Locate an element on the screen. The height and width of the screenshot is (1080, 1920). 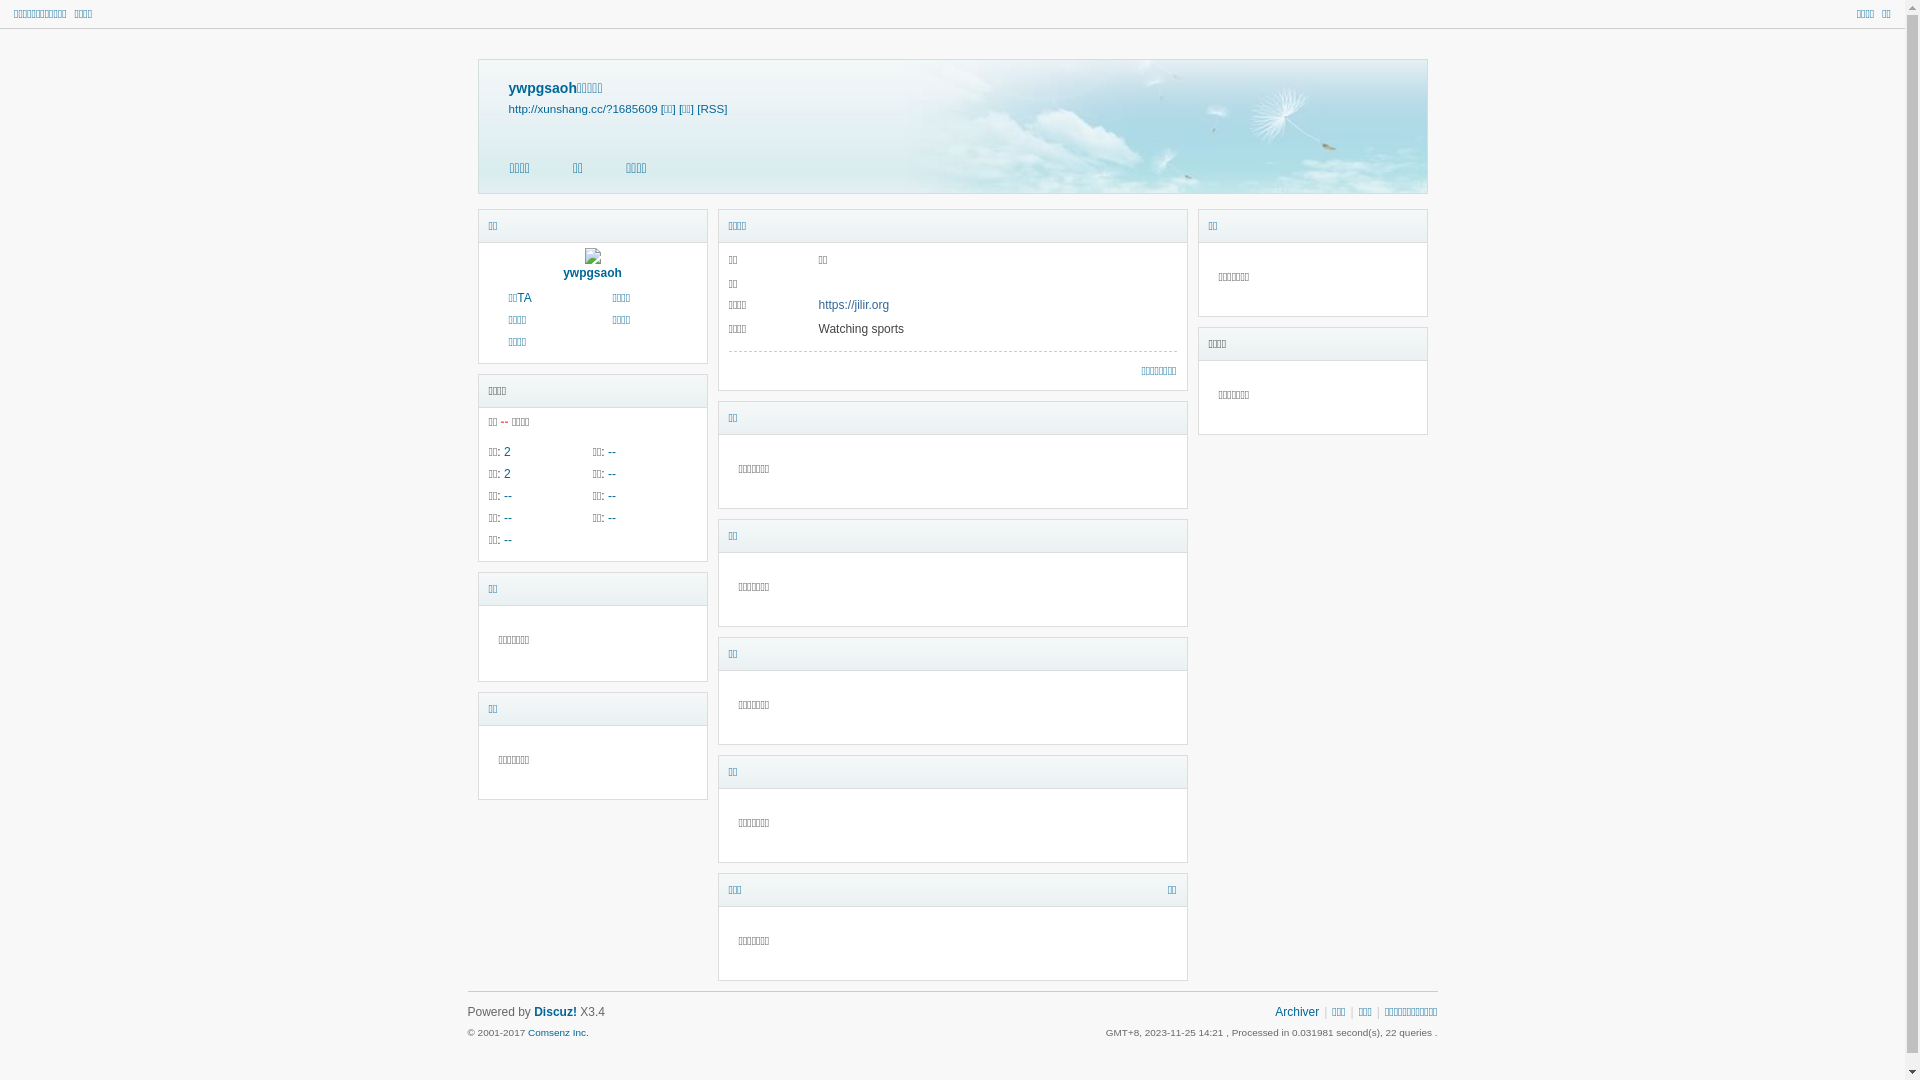
'[RSS]' is located at coordinates (711, 108).